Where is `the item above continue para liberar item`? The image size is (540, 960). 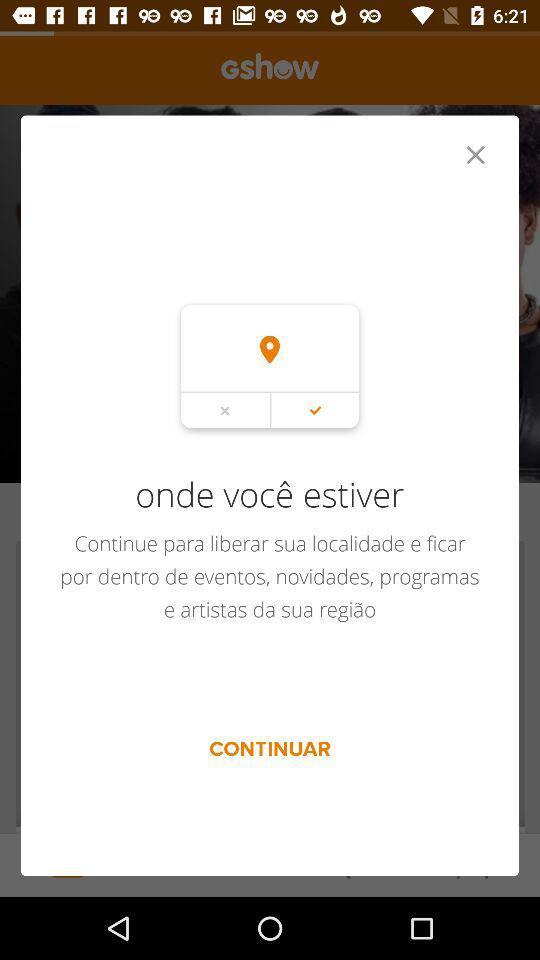 the item above continue para liberar item is located at coordinates (474, 154).